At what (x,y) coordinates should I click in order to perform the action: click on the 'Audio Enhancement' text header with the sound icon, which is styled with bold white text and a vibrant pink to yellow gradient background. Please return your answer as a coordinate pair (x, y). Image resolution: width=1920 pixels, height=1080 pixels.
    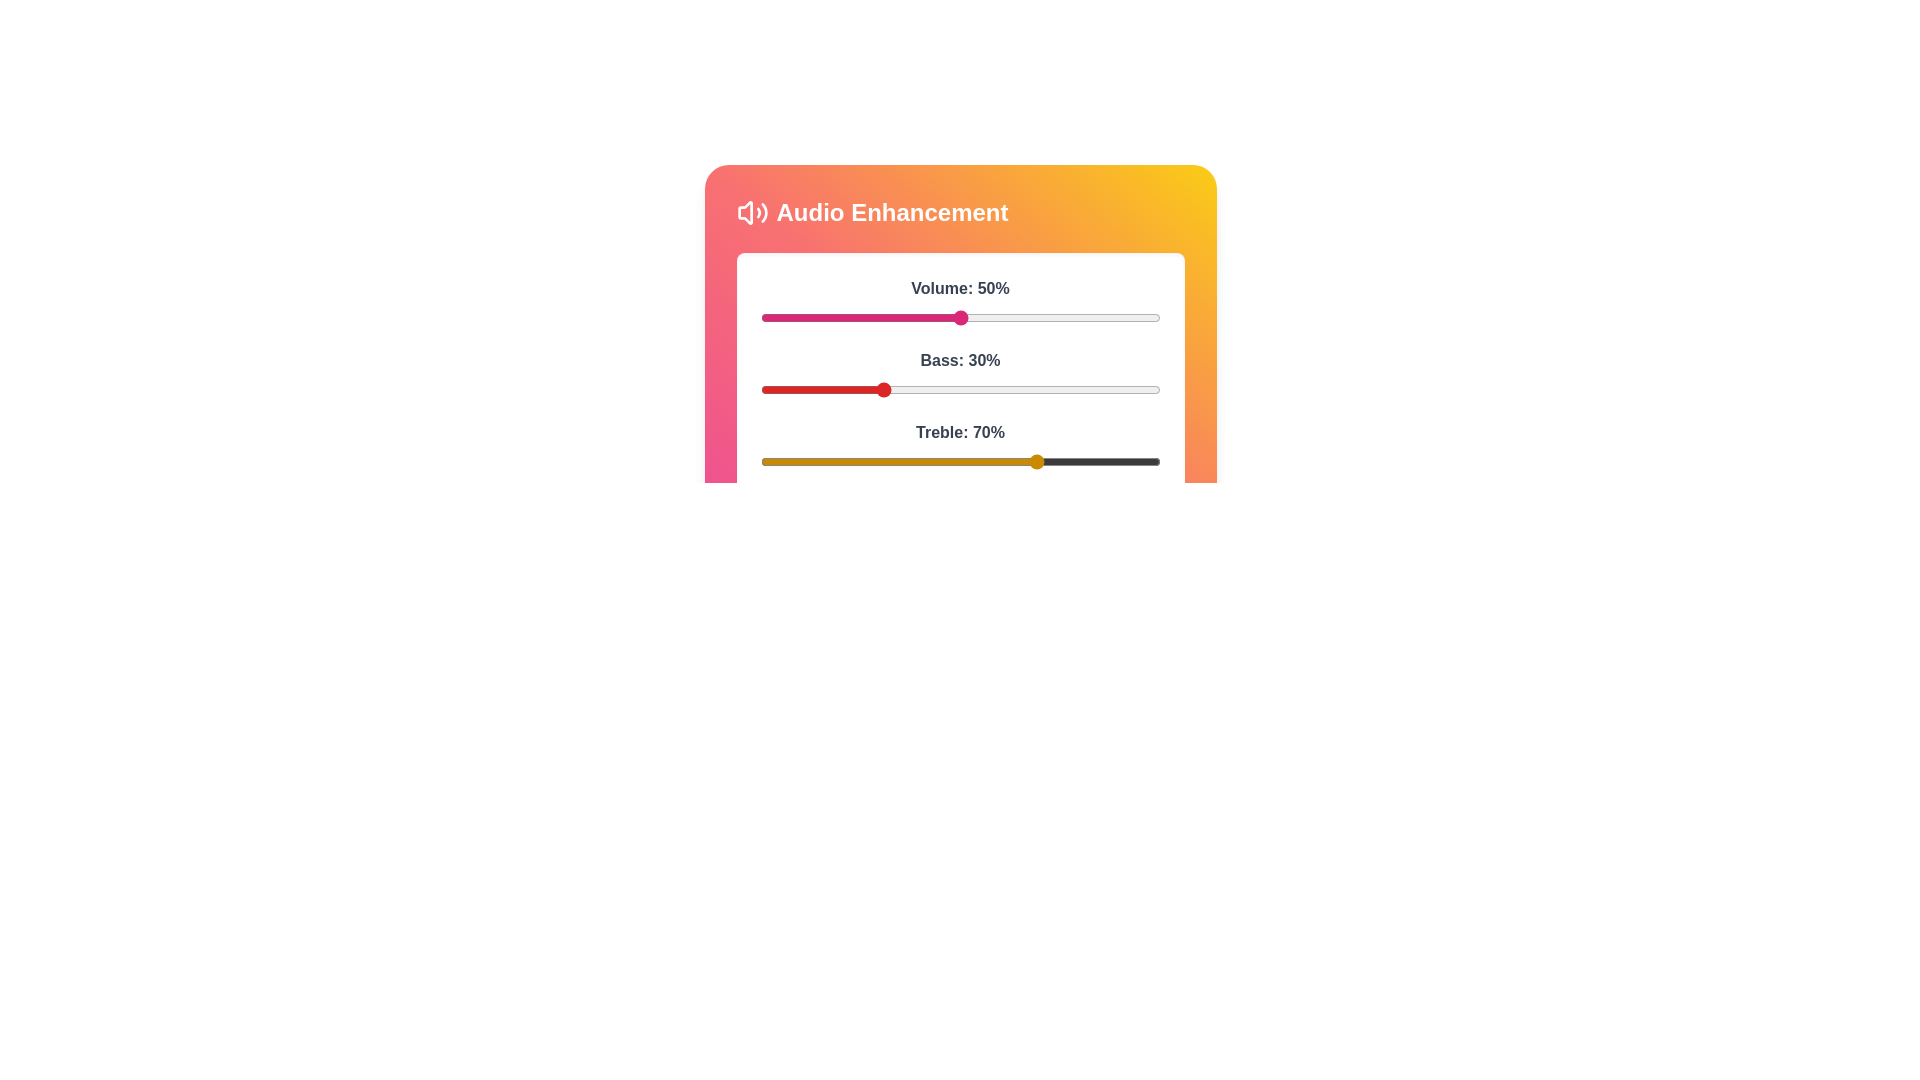
    Looking at the image, I should click on (960, 212).